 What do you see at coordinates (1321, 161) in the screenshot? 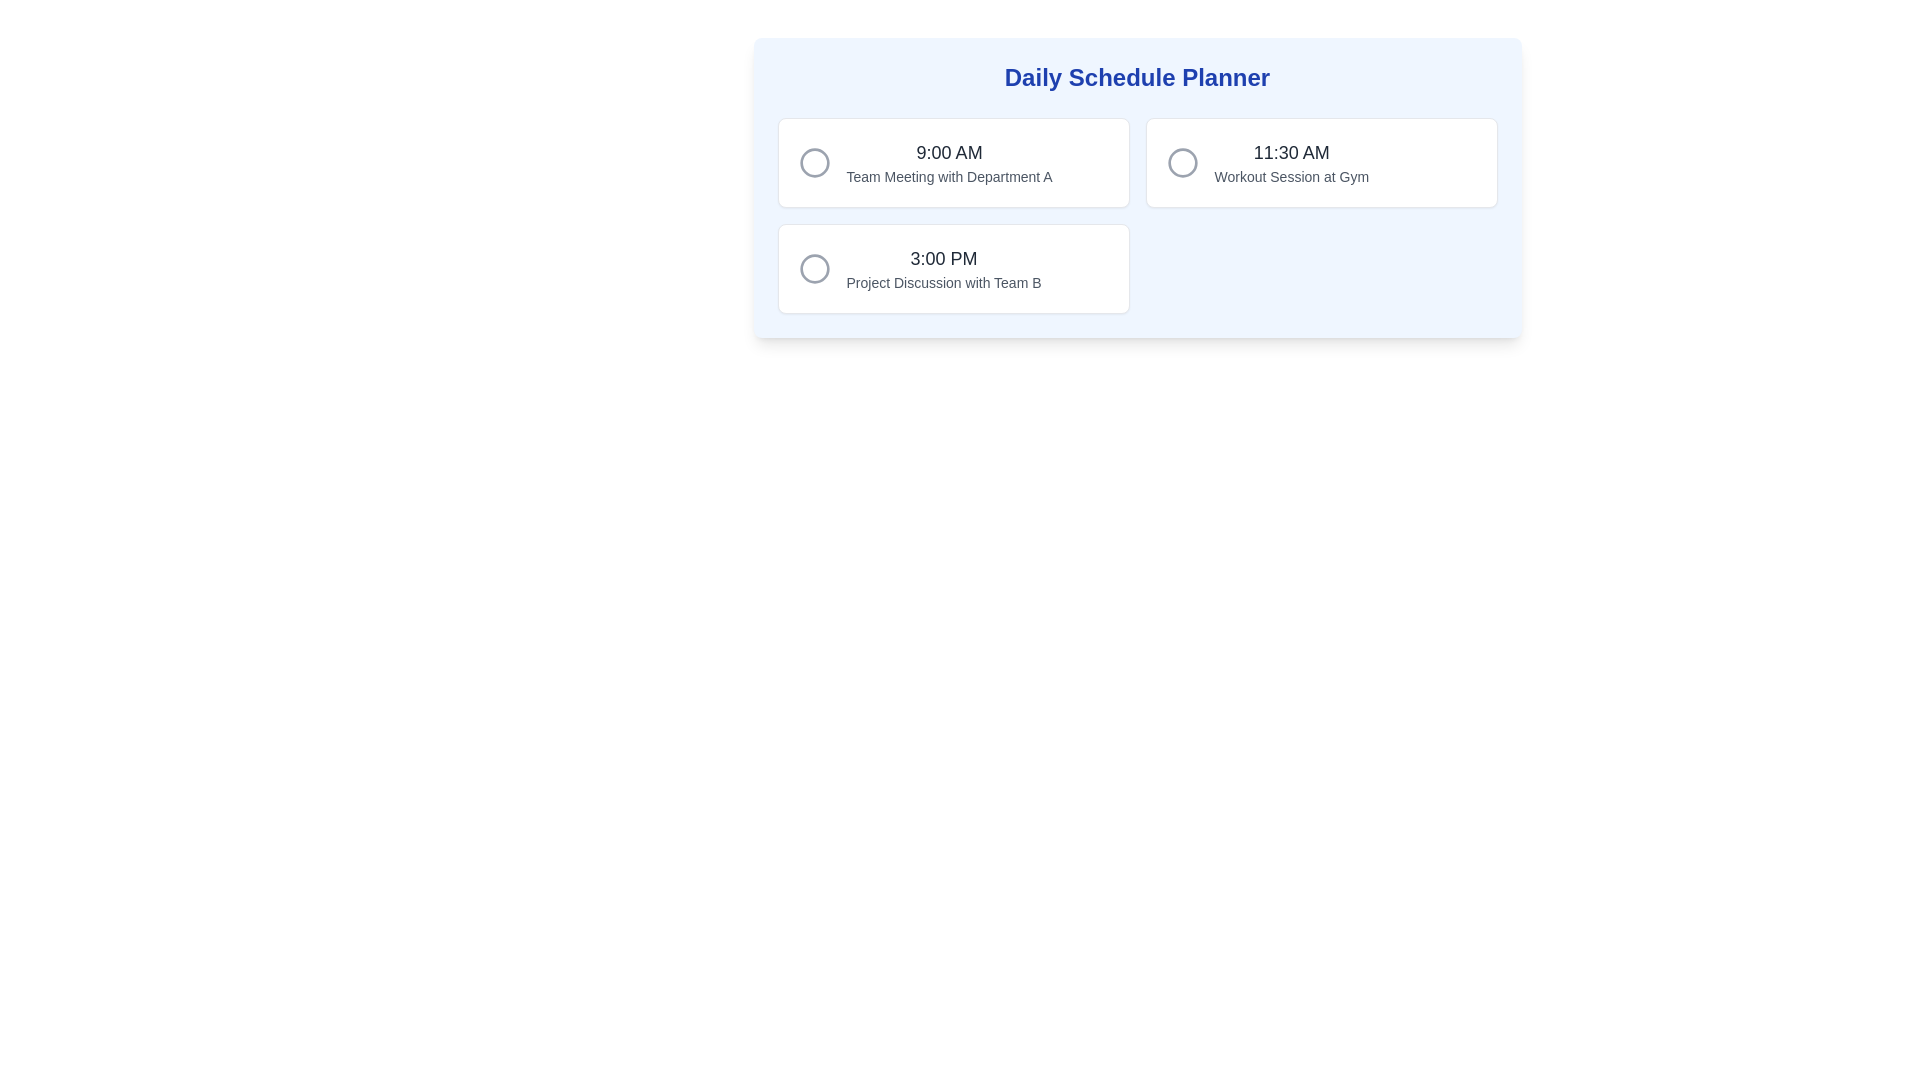
I see `the card containing the text '11:30 AM' and 'Workout Session at Gym' for accessibility navigation` at bounding box center [1321, 161].